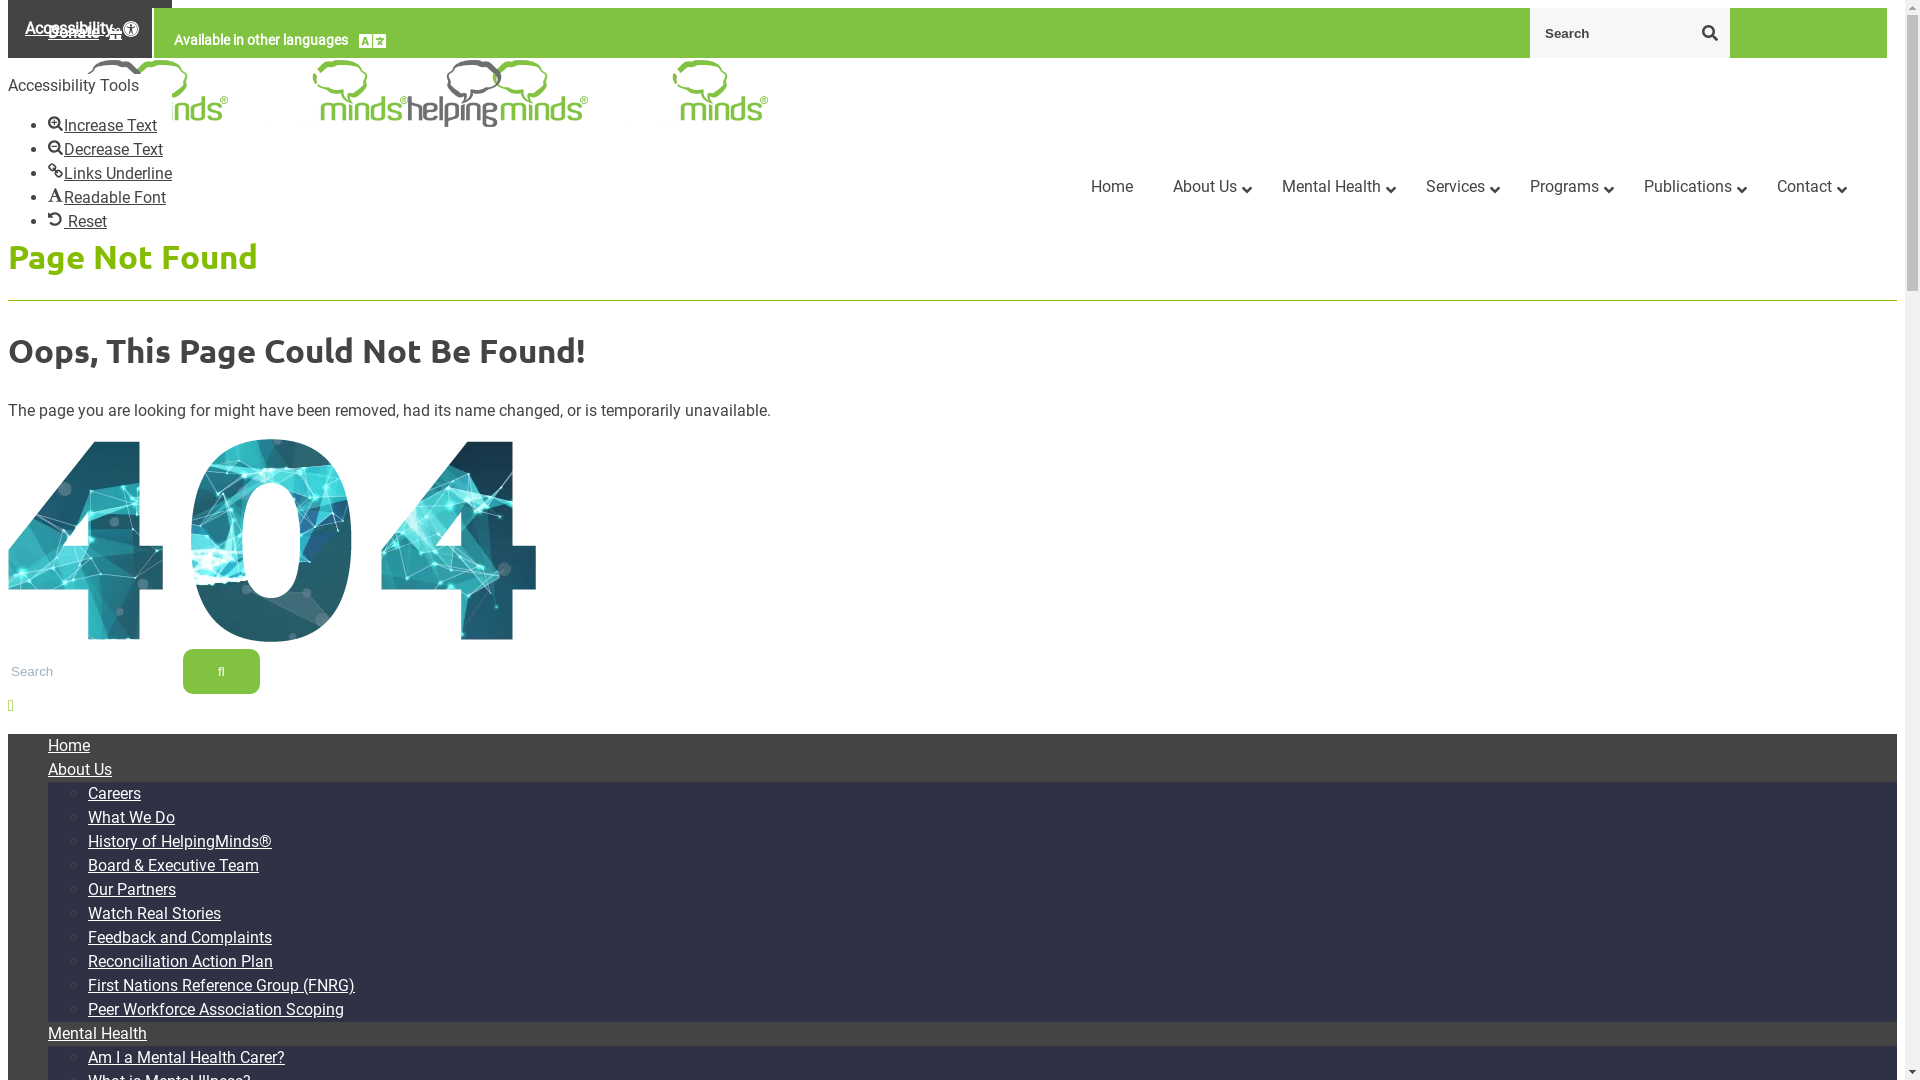 Image resolution: width=1920 pixels, height=1080 pixels. I want to click on 'First Nations Reference Group (FNRG)', so click(86, 984).